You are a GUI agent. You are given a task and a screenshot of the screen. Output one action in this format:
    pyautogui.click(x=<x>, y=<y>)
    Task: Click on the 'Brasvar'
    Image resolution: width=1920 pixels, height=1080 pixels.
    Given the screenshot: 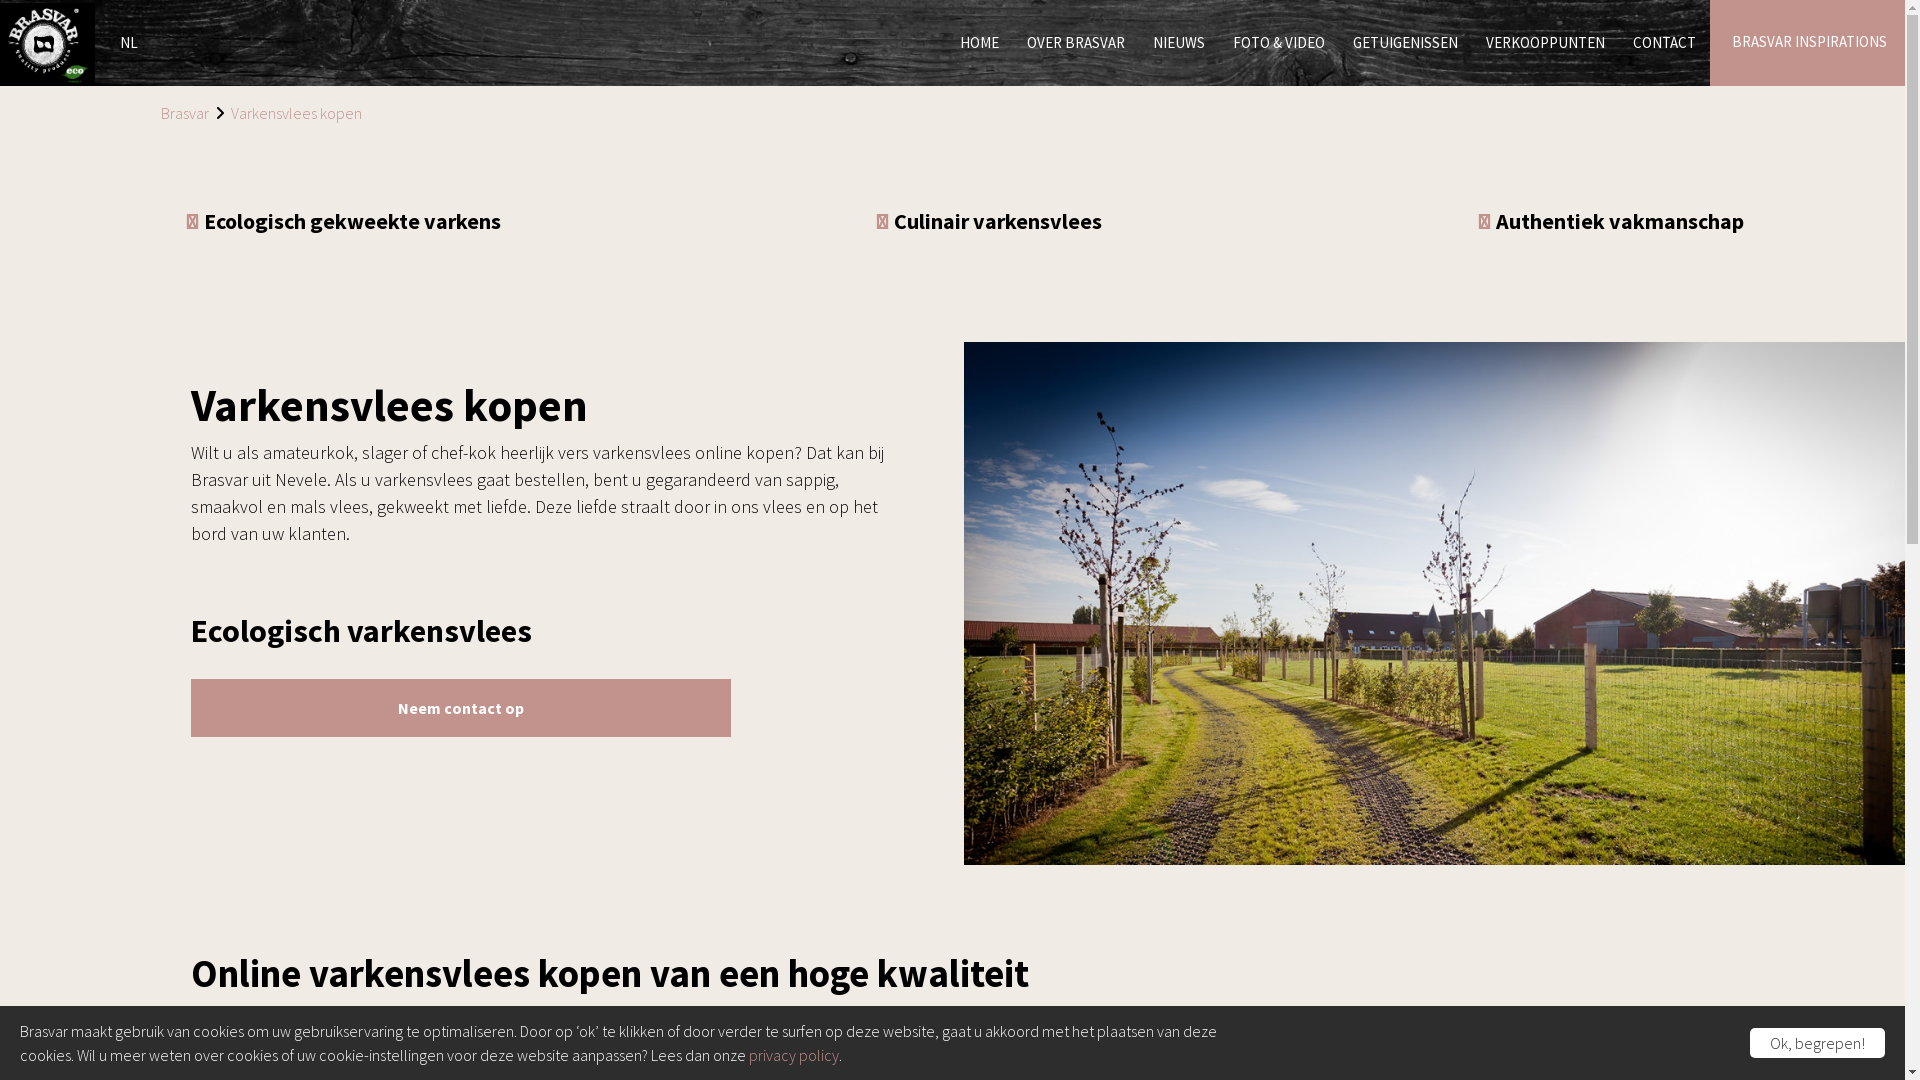 What is the action you would take?
    pyautogui.click(x=185, y=112)
    